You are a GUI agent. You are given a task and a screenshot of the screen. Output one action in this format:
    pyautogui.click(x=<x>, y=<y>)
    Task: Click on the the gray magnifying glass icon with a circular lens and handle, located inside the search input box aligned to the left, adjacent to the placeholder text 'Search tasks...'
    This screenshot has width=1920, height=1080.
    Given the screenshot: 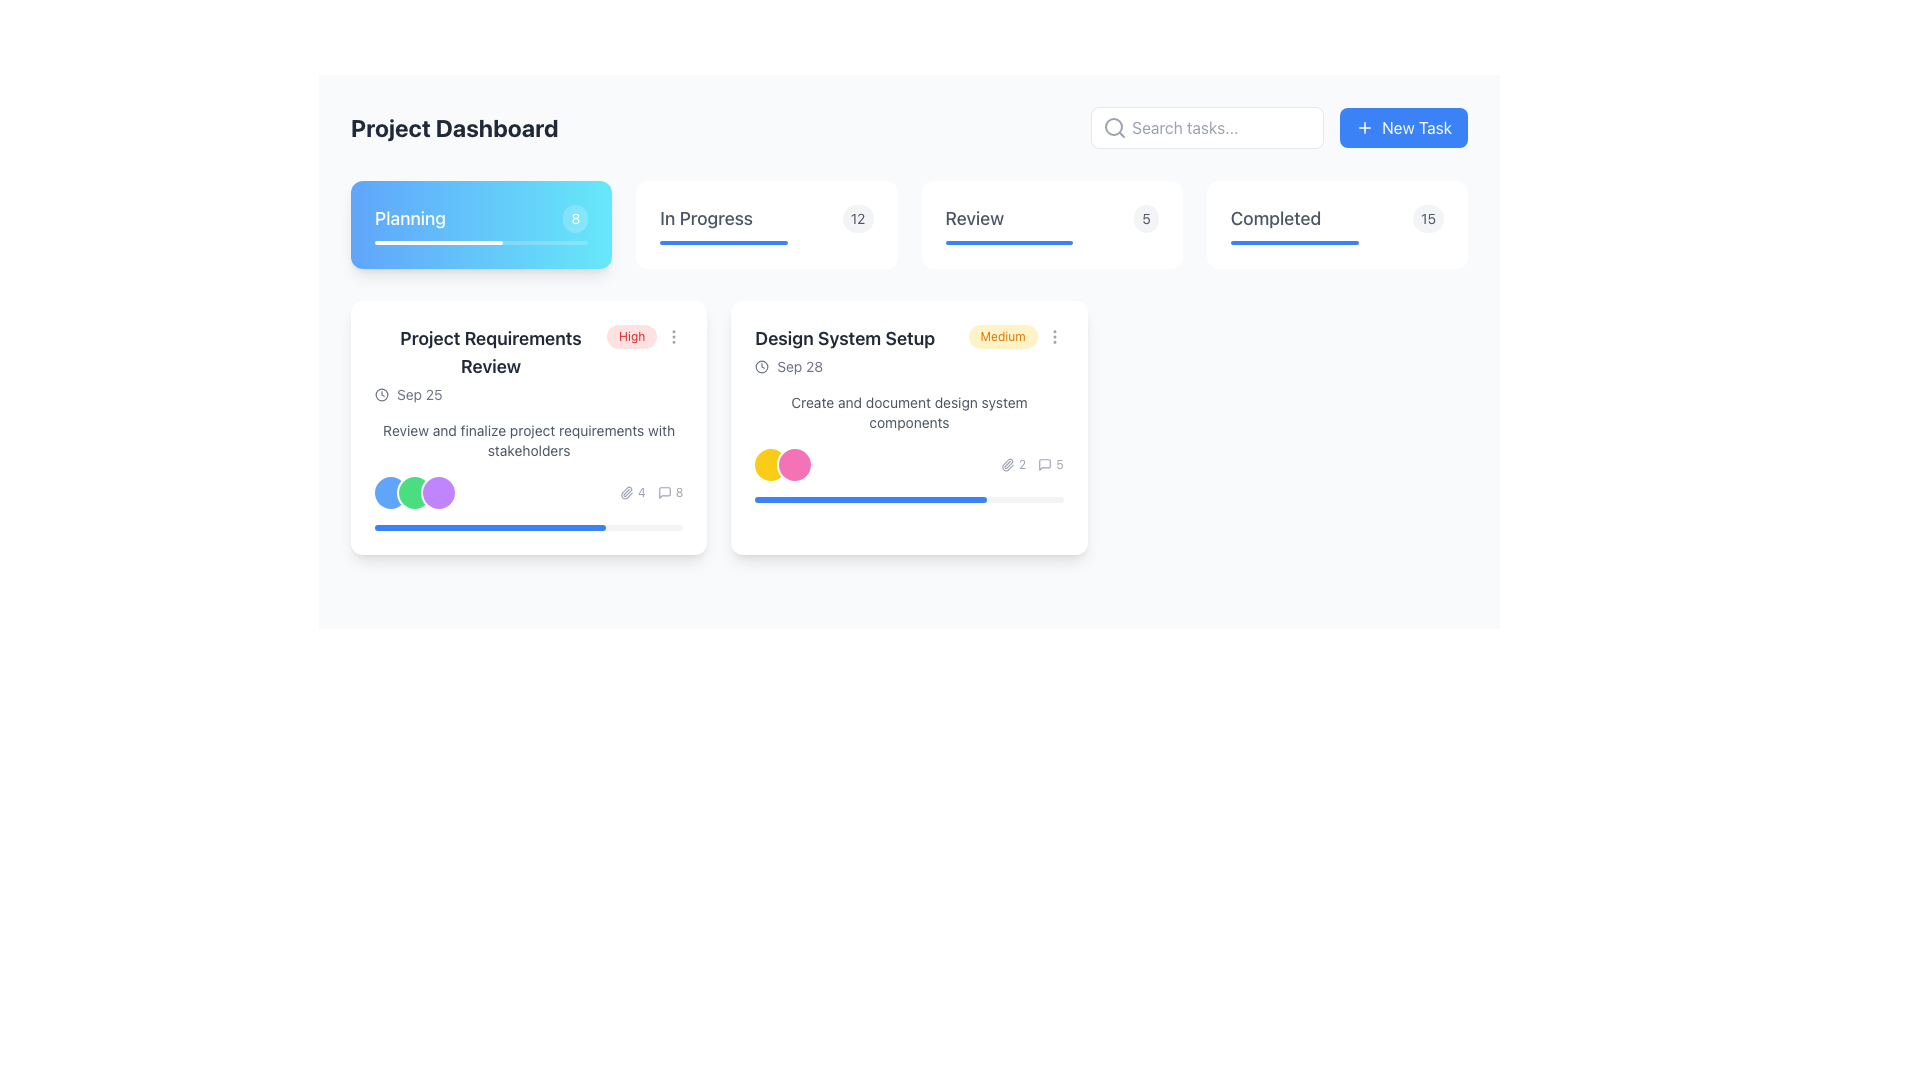 What is the action you would take?
    pyautogui.click(x=1114, y=127)
    